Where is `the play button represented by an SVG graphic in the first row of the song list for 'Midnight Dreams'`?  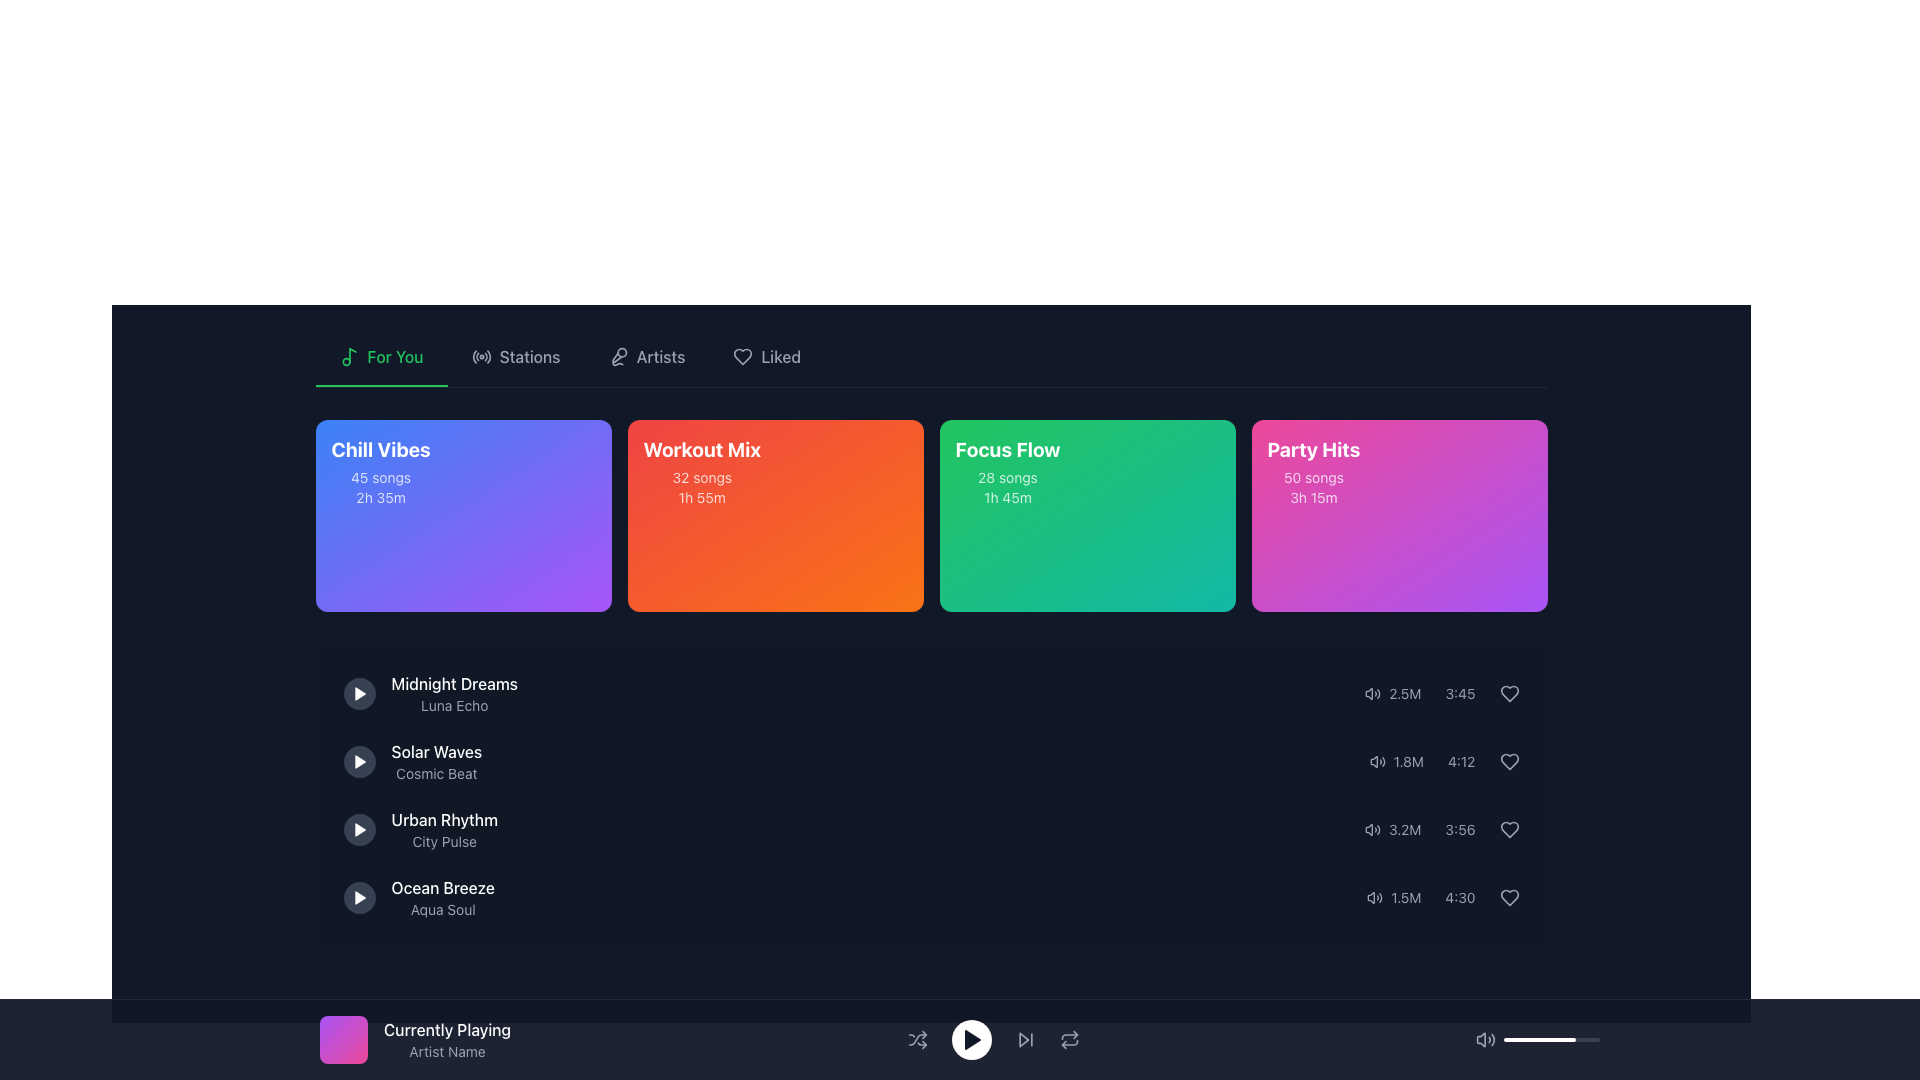
the play button represented by an SVG graphic in the first row of the song list for 'Midnight Dreams' is located at coordinates (360, 693).